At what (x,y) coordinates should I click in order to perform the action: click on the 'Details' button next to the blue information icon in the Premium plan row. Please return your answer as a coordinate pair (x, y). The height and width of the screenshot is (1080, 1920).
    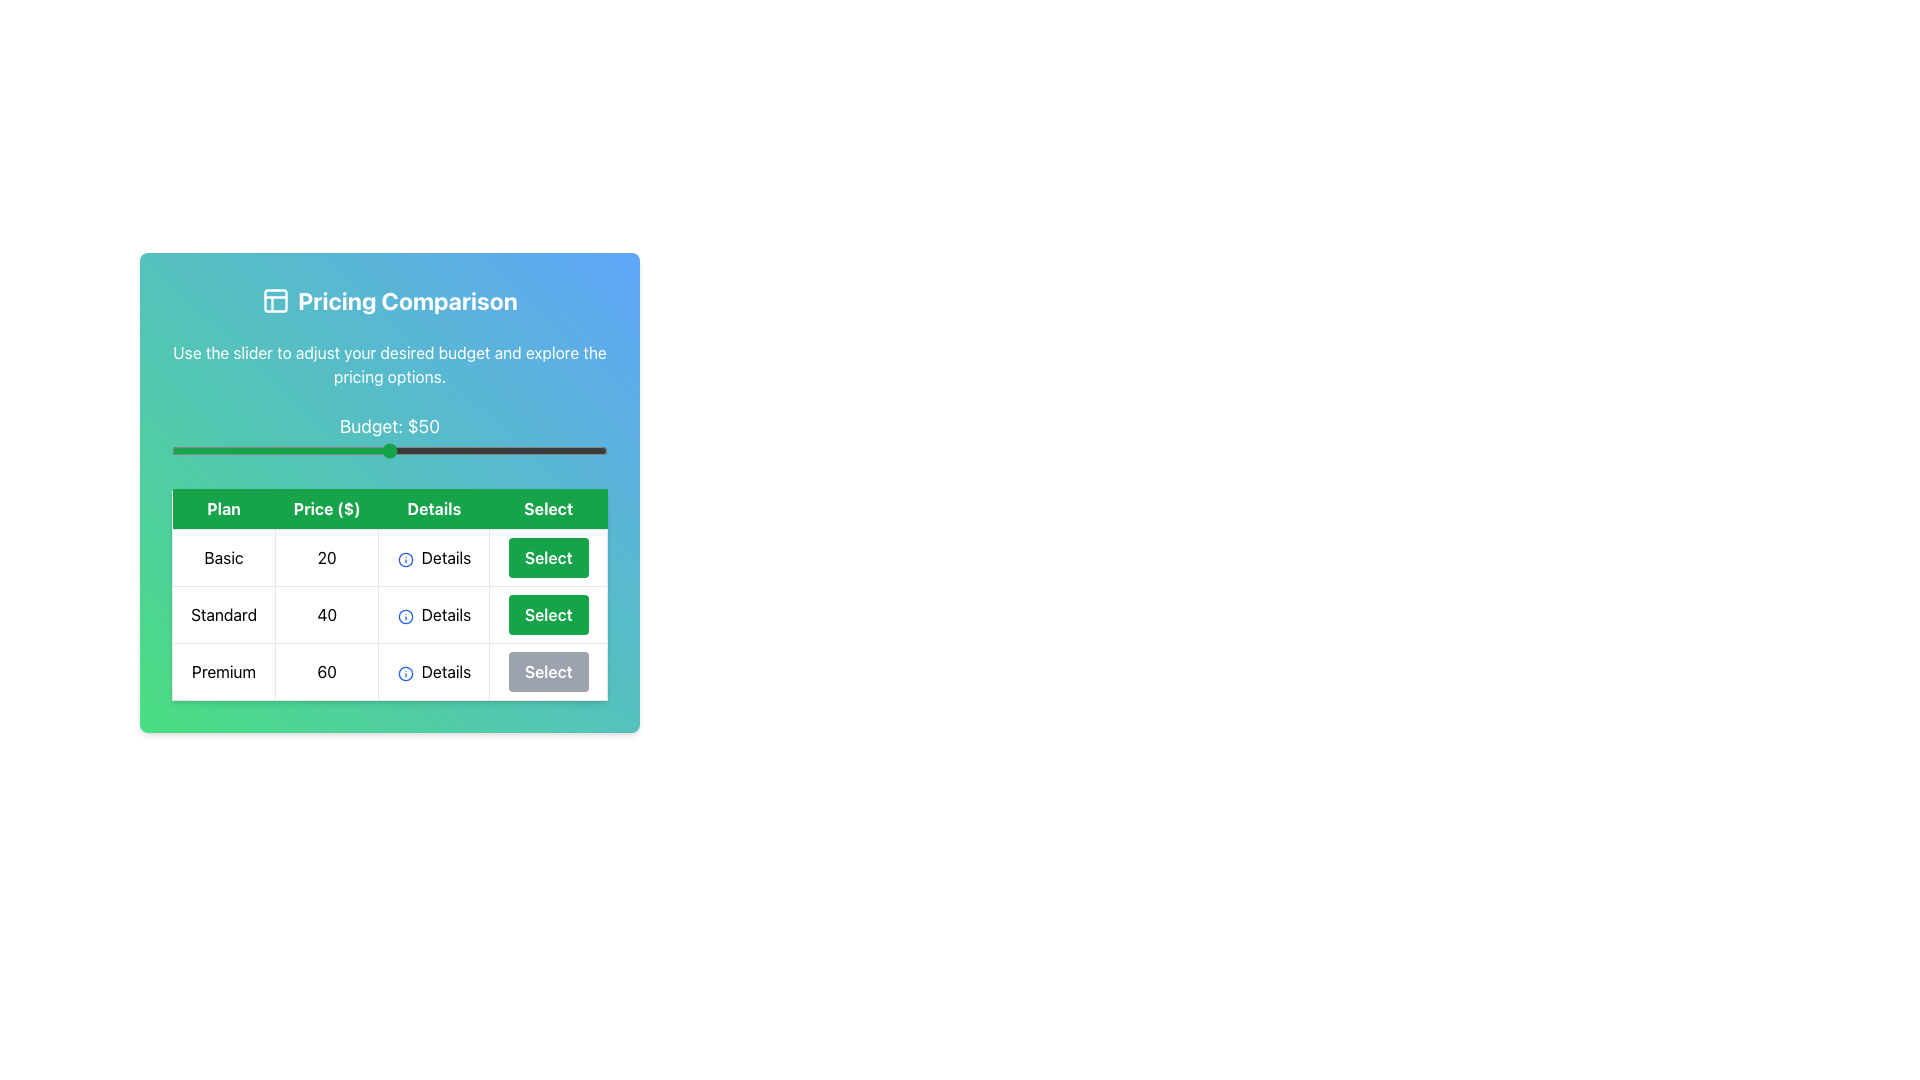
    Looking at the image, I should click on (433, 671).